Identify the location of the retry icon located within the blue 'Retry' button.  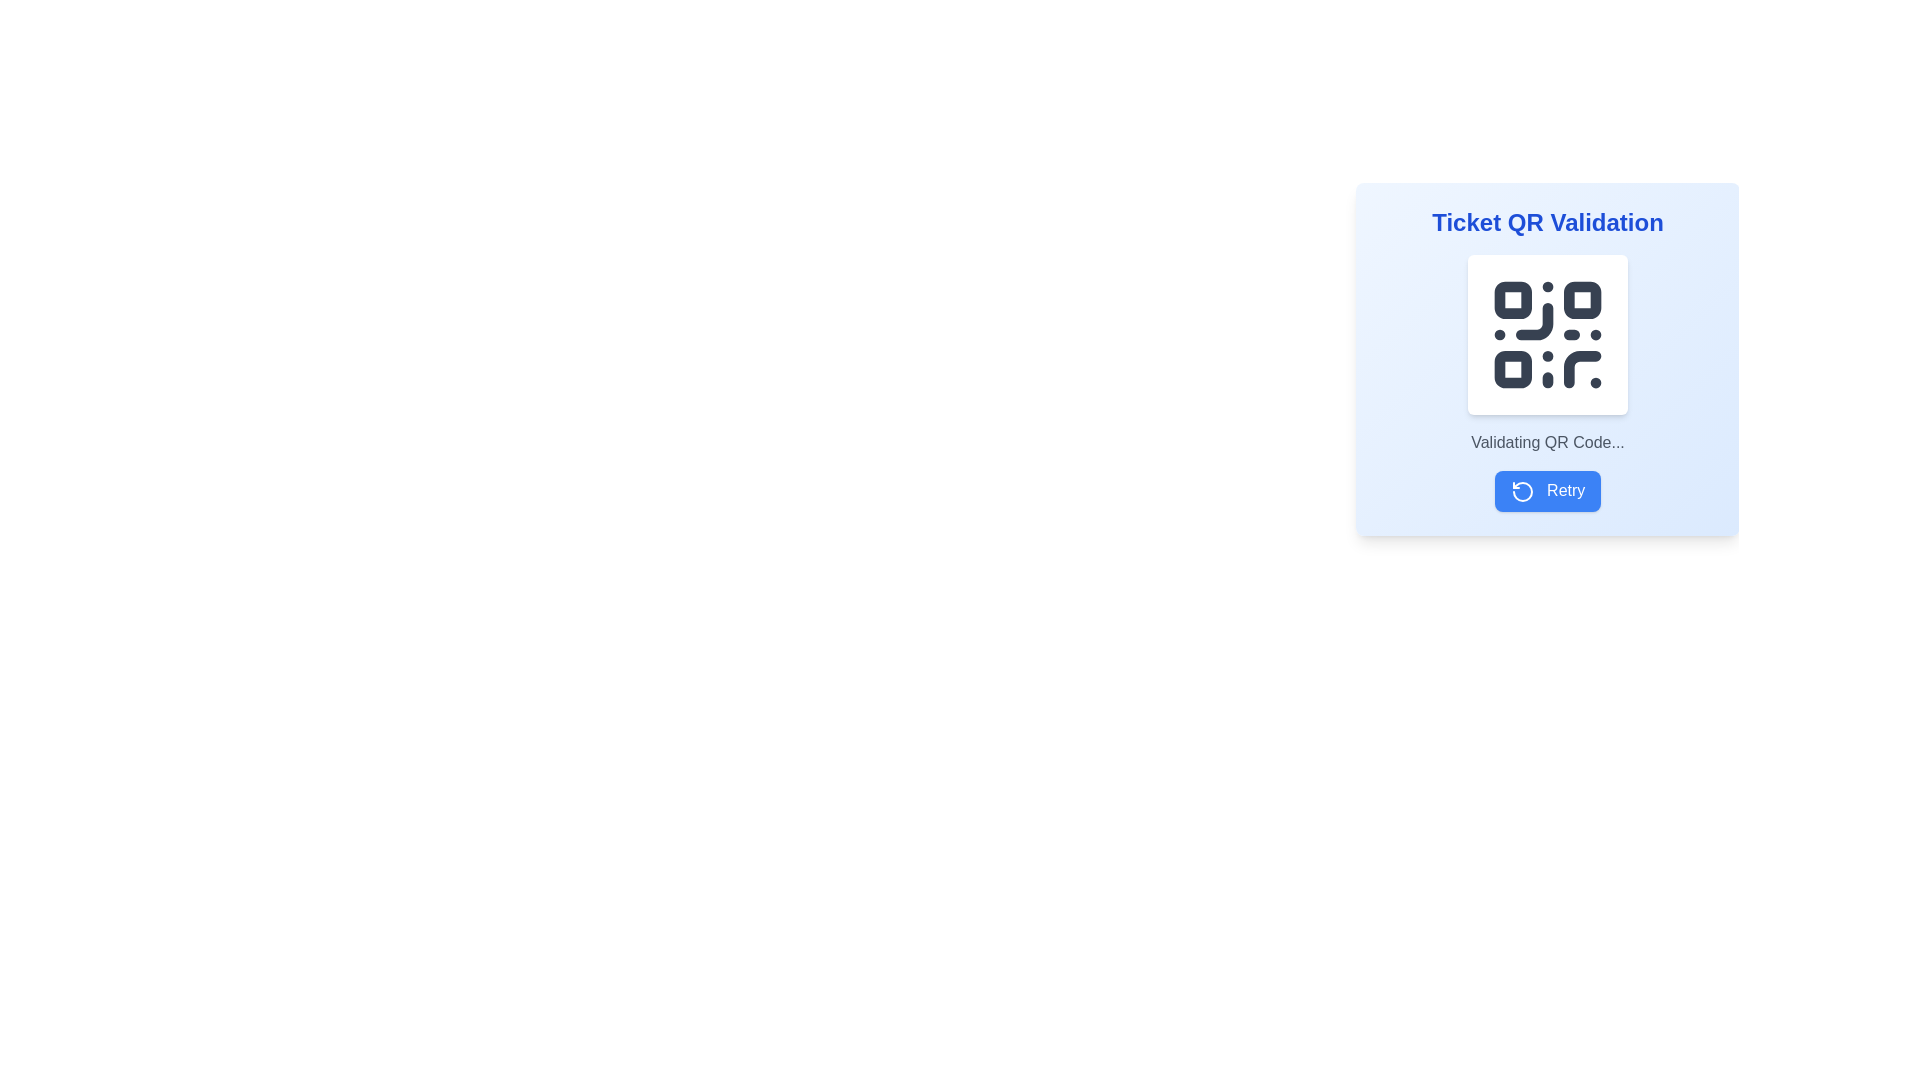
(1521, 491).